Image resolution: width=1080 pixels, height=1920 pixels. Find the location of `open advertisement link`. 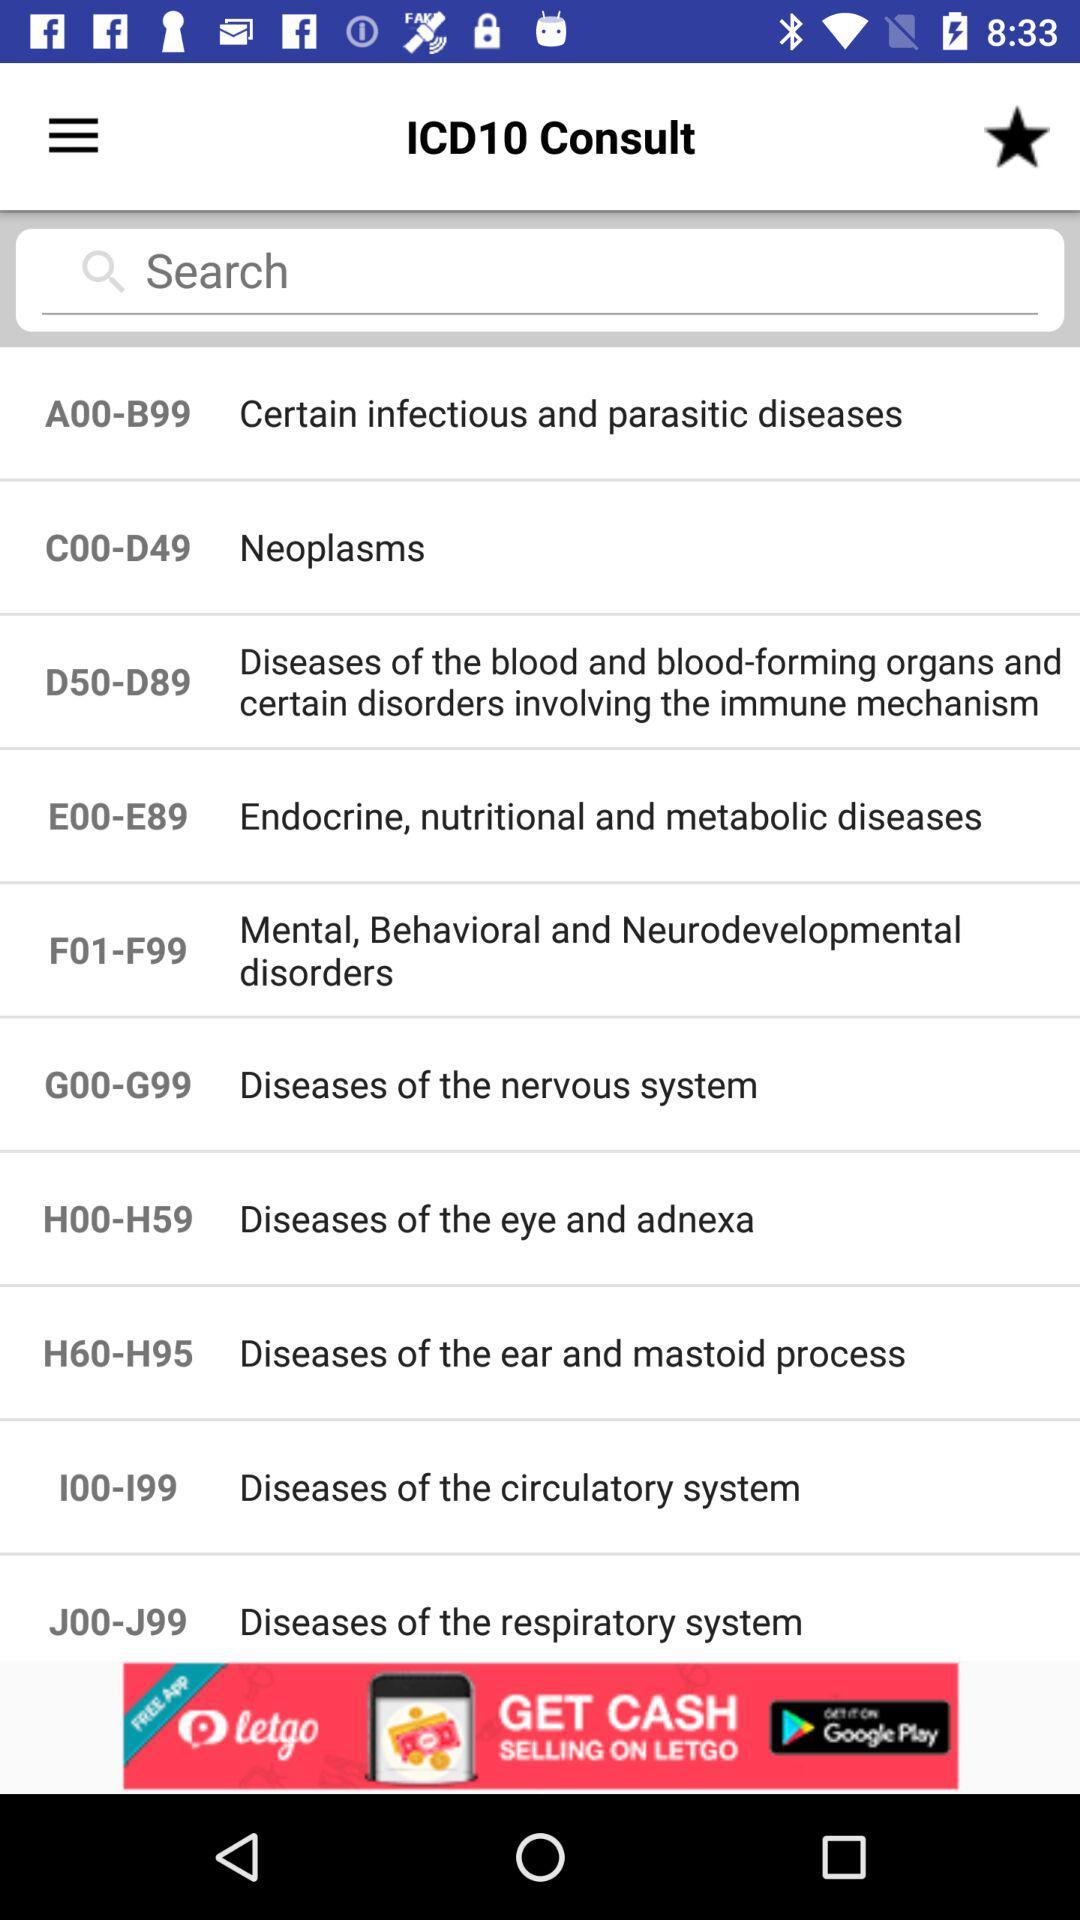

open advertisement link is located at coordinates (540, 1726).